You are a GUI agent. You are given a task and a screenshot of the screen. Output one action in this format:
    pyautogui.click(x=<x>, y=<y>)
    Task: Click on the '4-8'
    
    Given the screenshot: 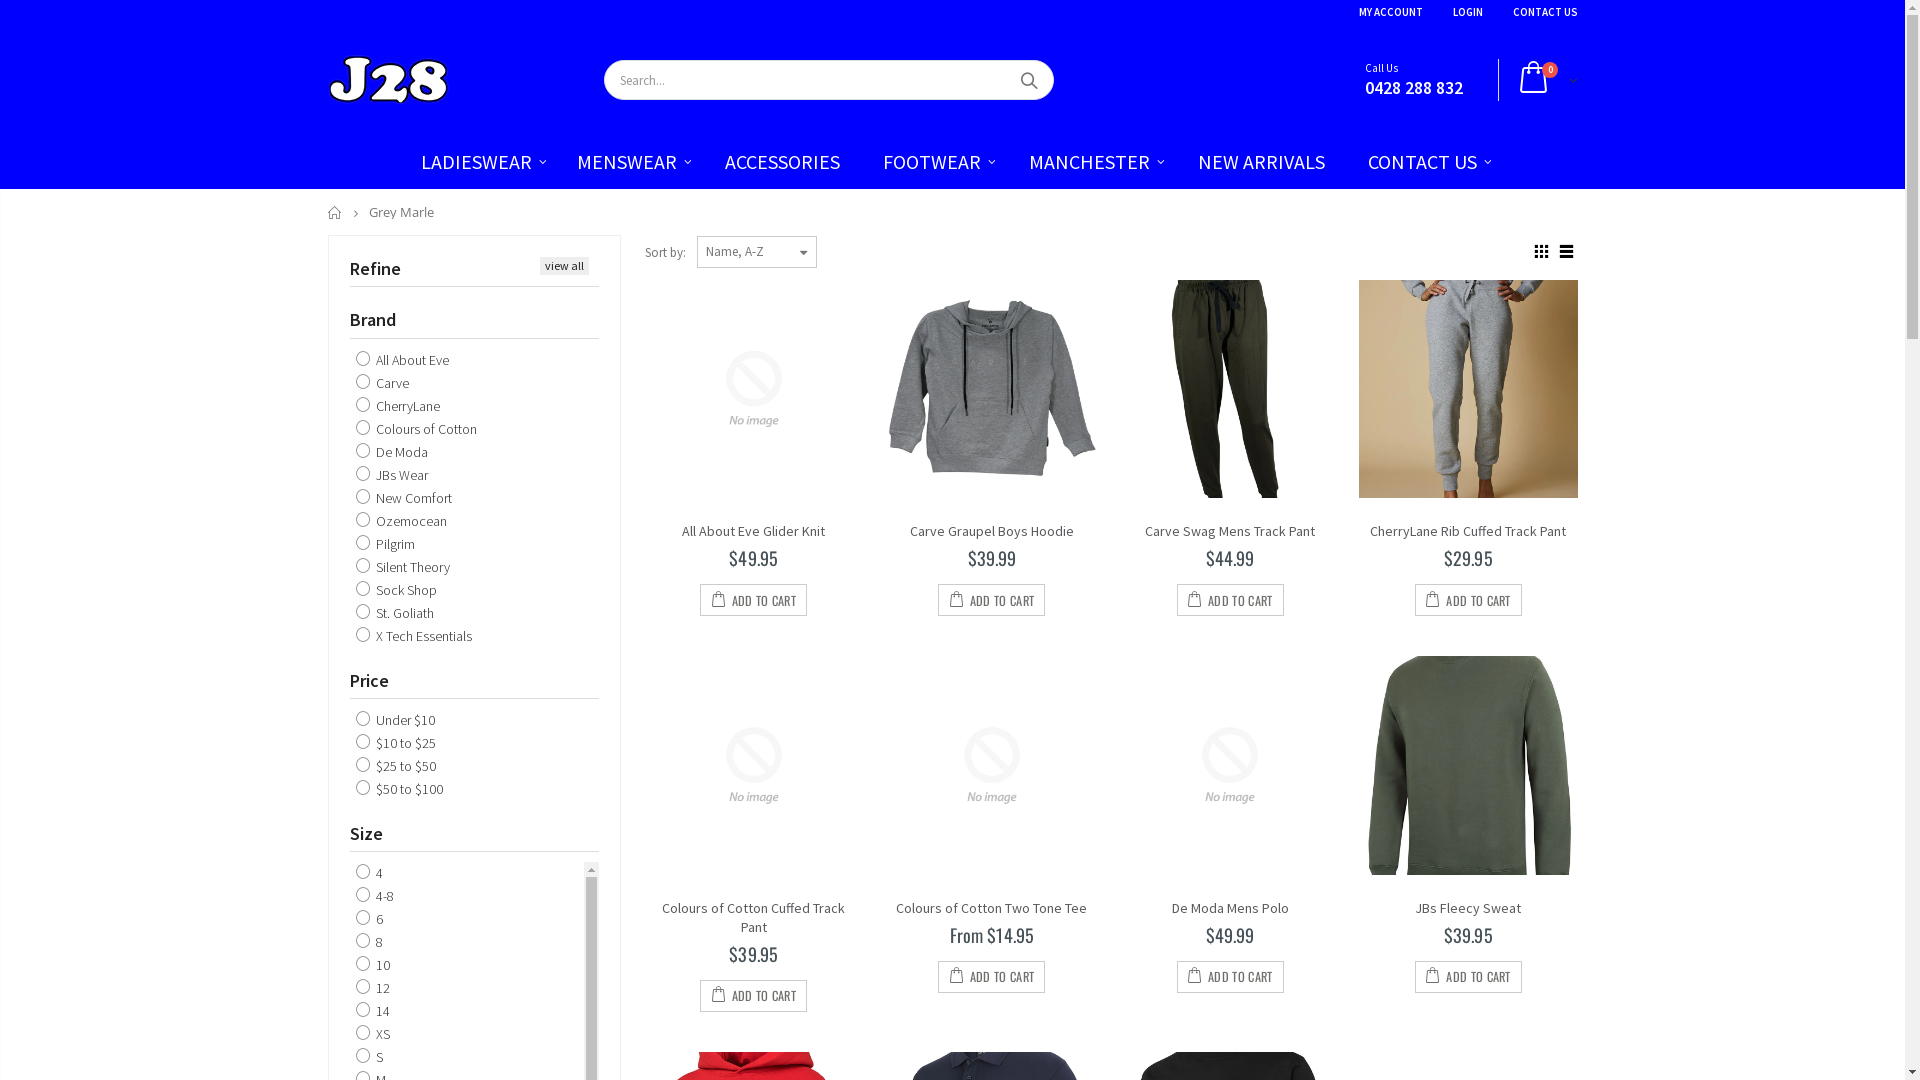 What is the action you would take?
    pyautogui.click(x=355, y=894)
    